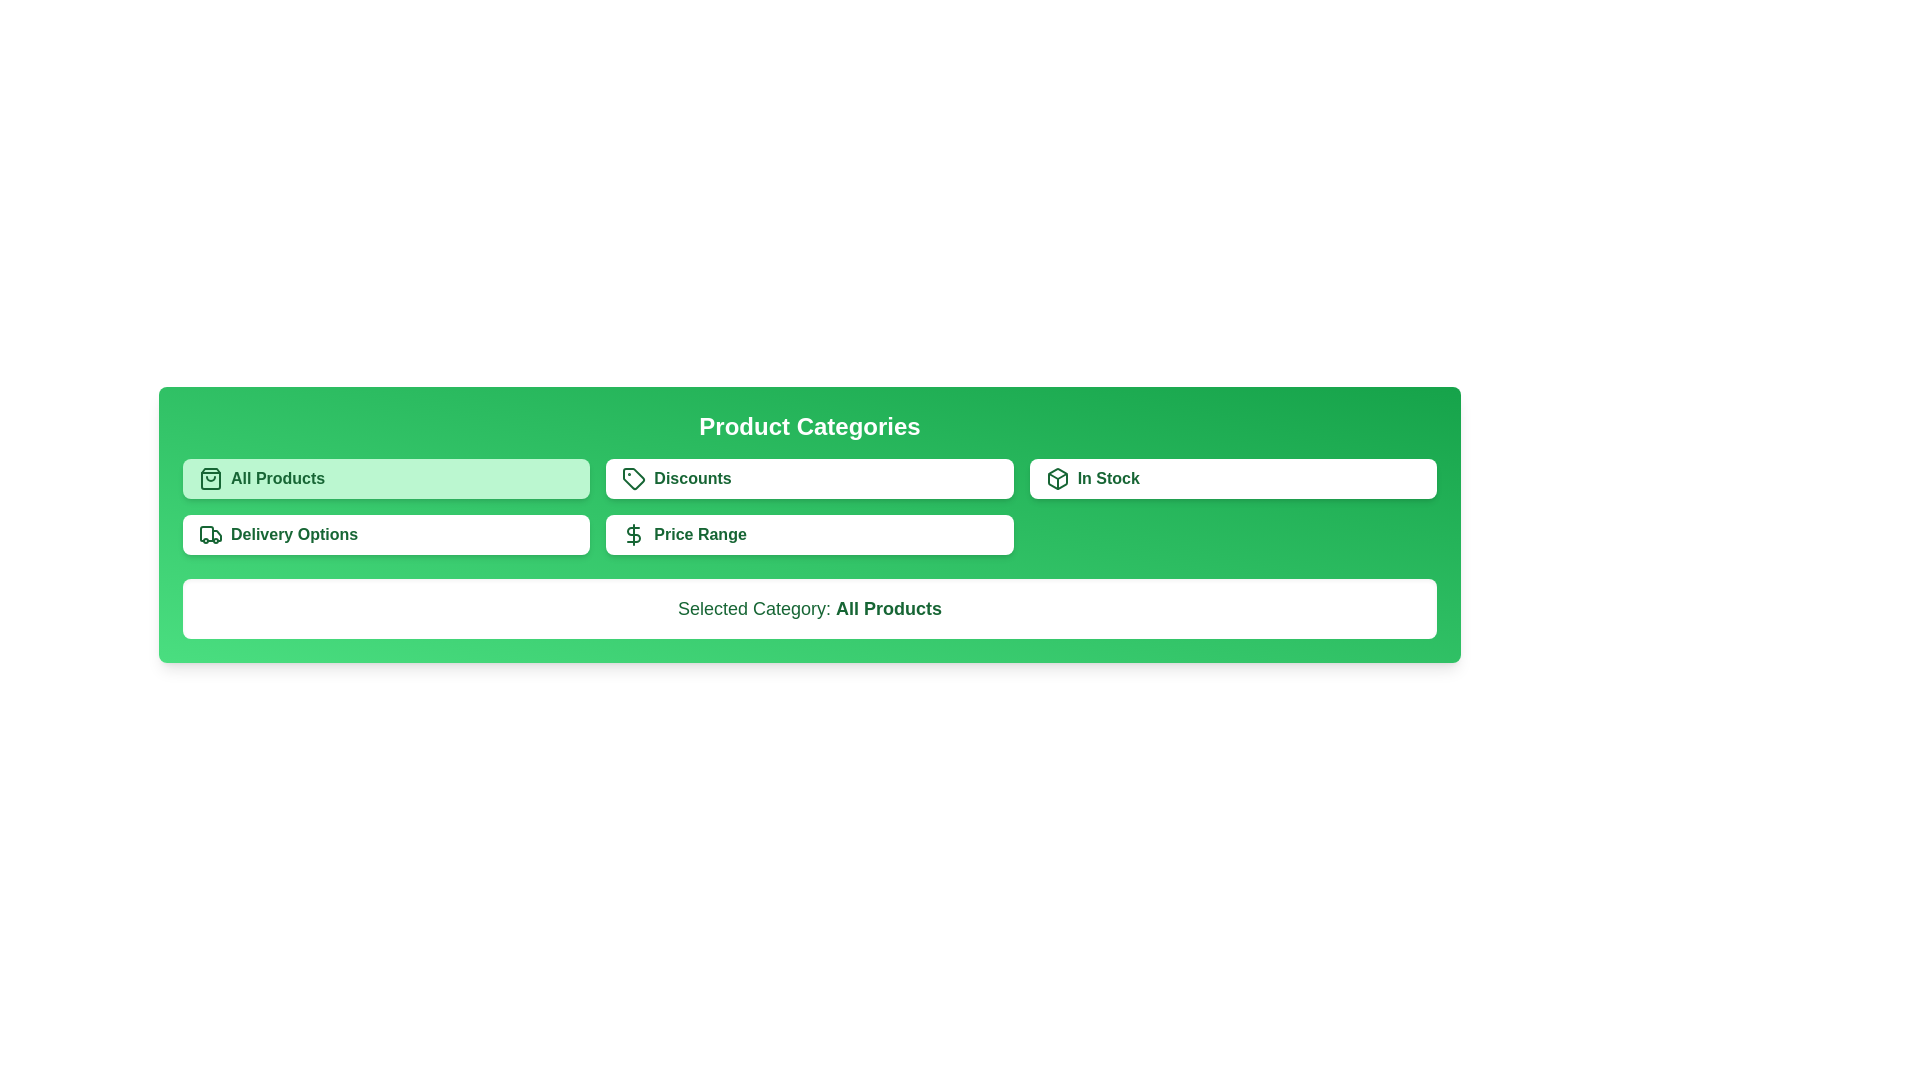 The width and height of the screenshot is (1920, 1080). What do you see at coordinates (700, 534) in the screenshot?
I see `text from the Text Label located within the button under the 'Product Categories' section, positioned immediately to the right of 'Delivery Options'` at bounding box center [700, 534].